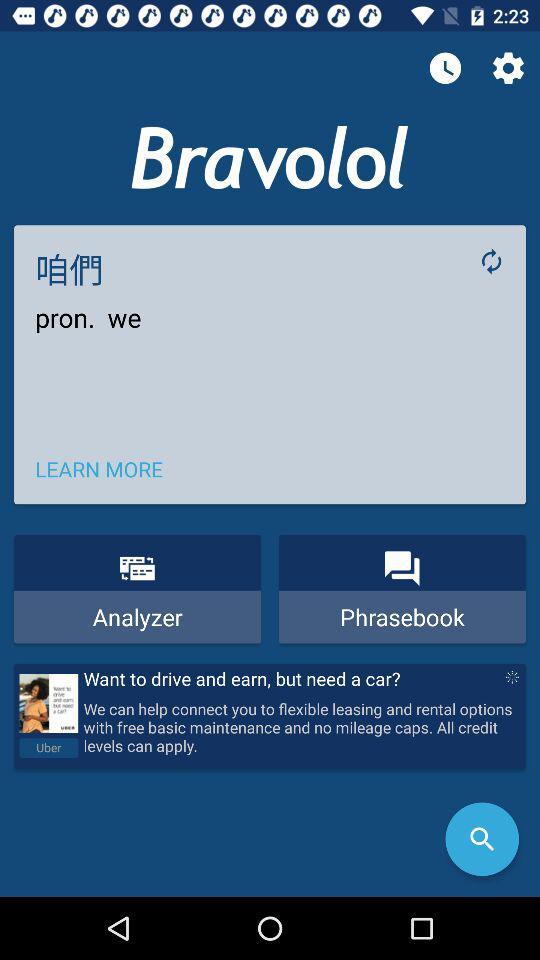 The image size is (540, 960). I want to click on the search icon, so click(481, 839).